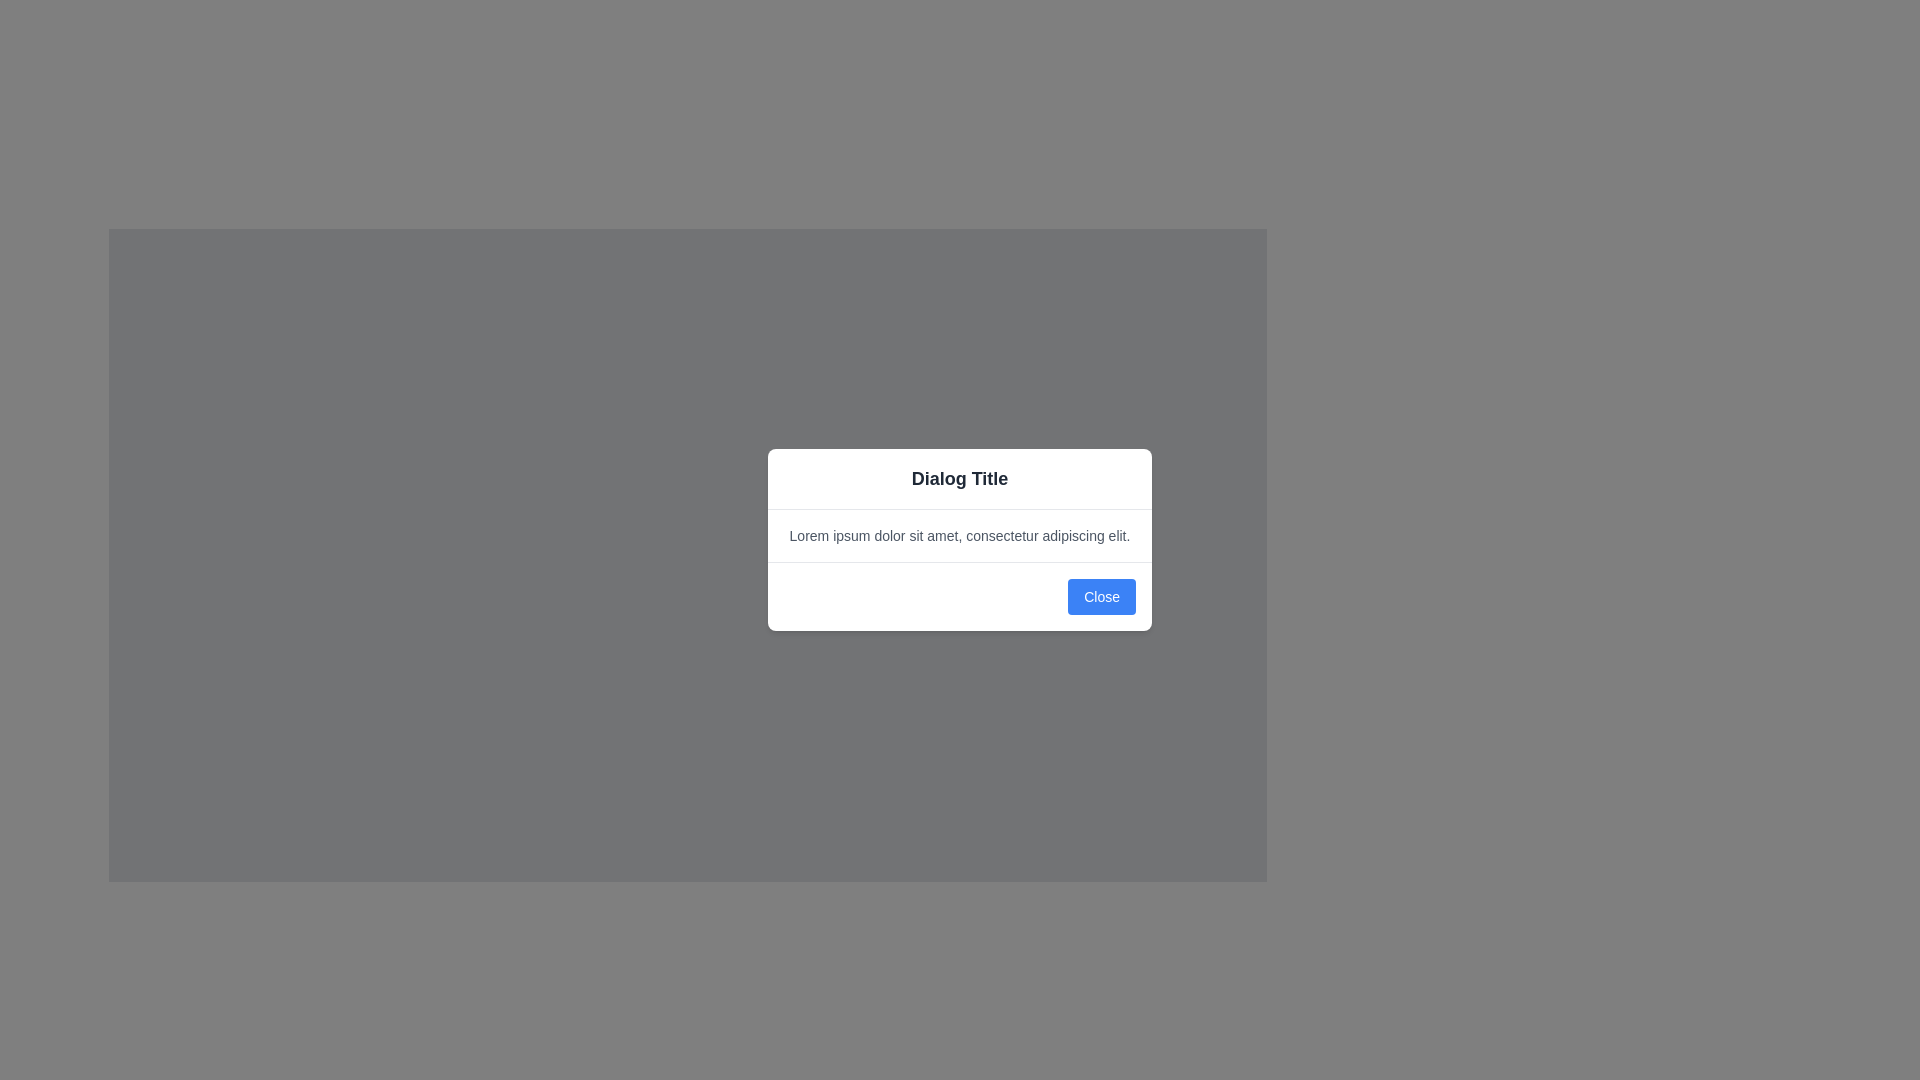 The image size is (1920, 1080). I want to click on the 'Dialog Title' text display section at the top of the dialog box, which is visually distinct with a bold font and a white background, so click(960, 479).